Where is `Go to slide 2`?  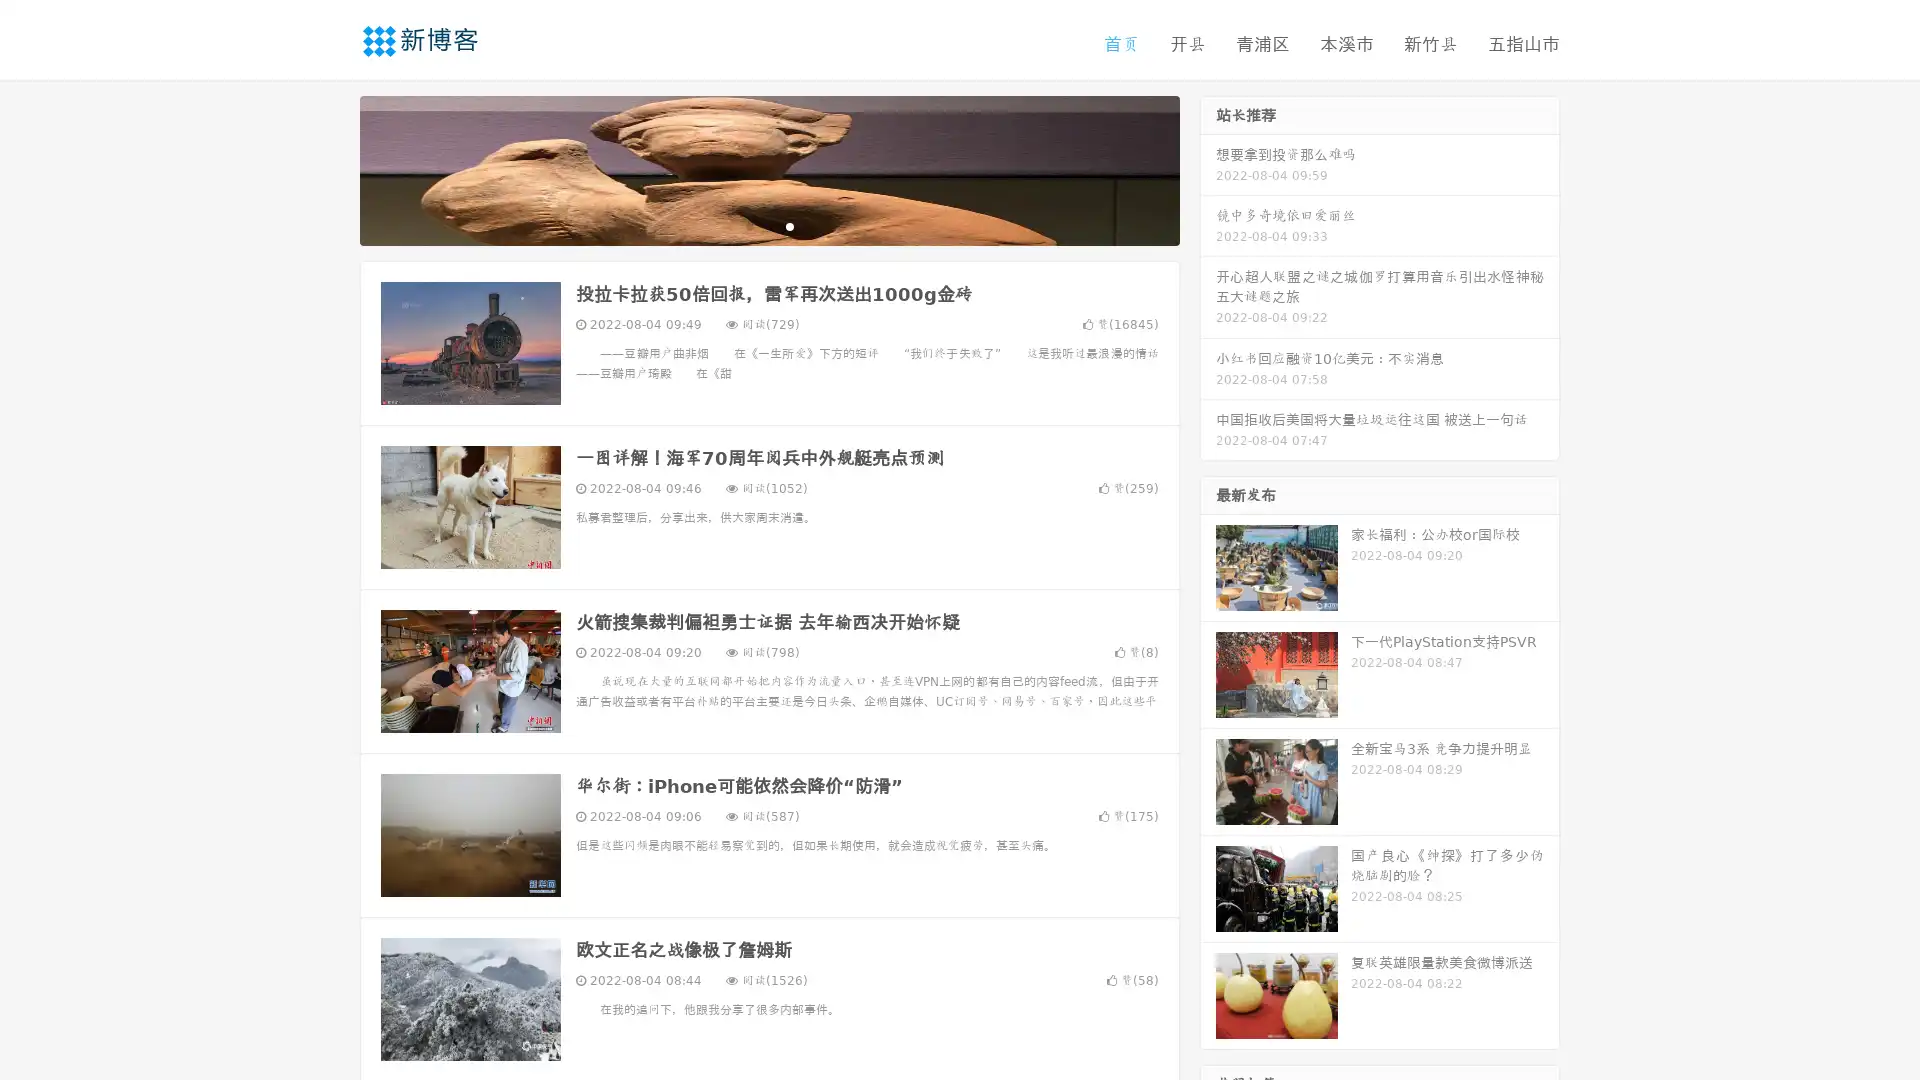
Go to slide 2 is located at coordinates (768, 225).